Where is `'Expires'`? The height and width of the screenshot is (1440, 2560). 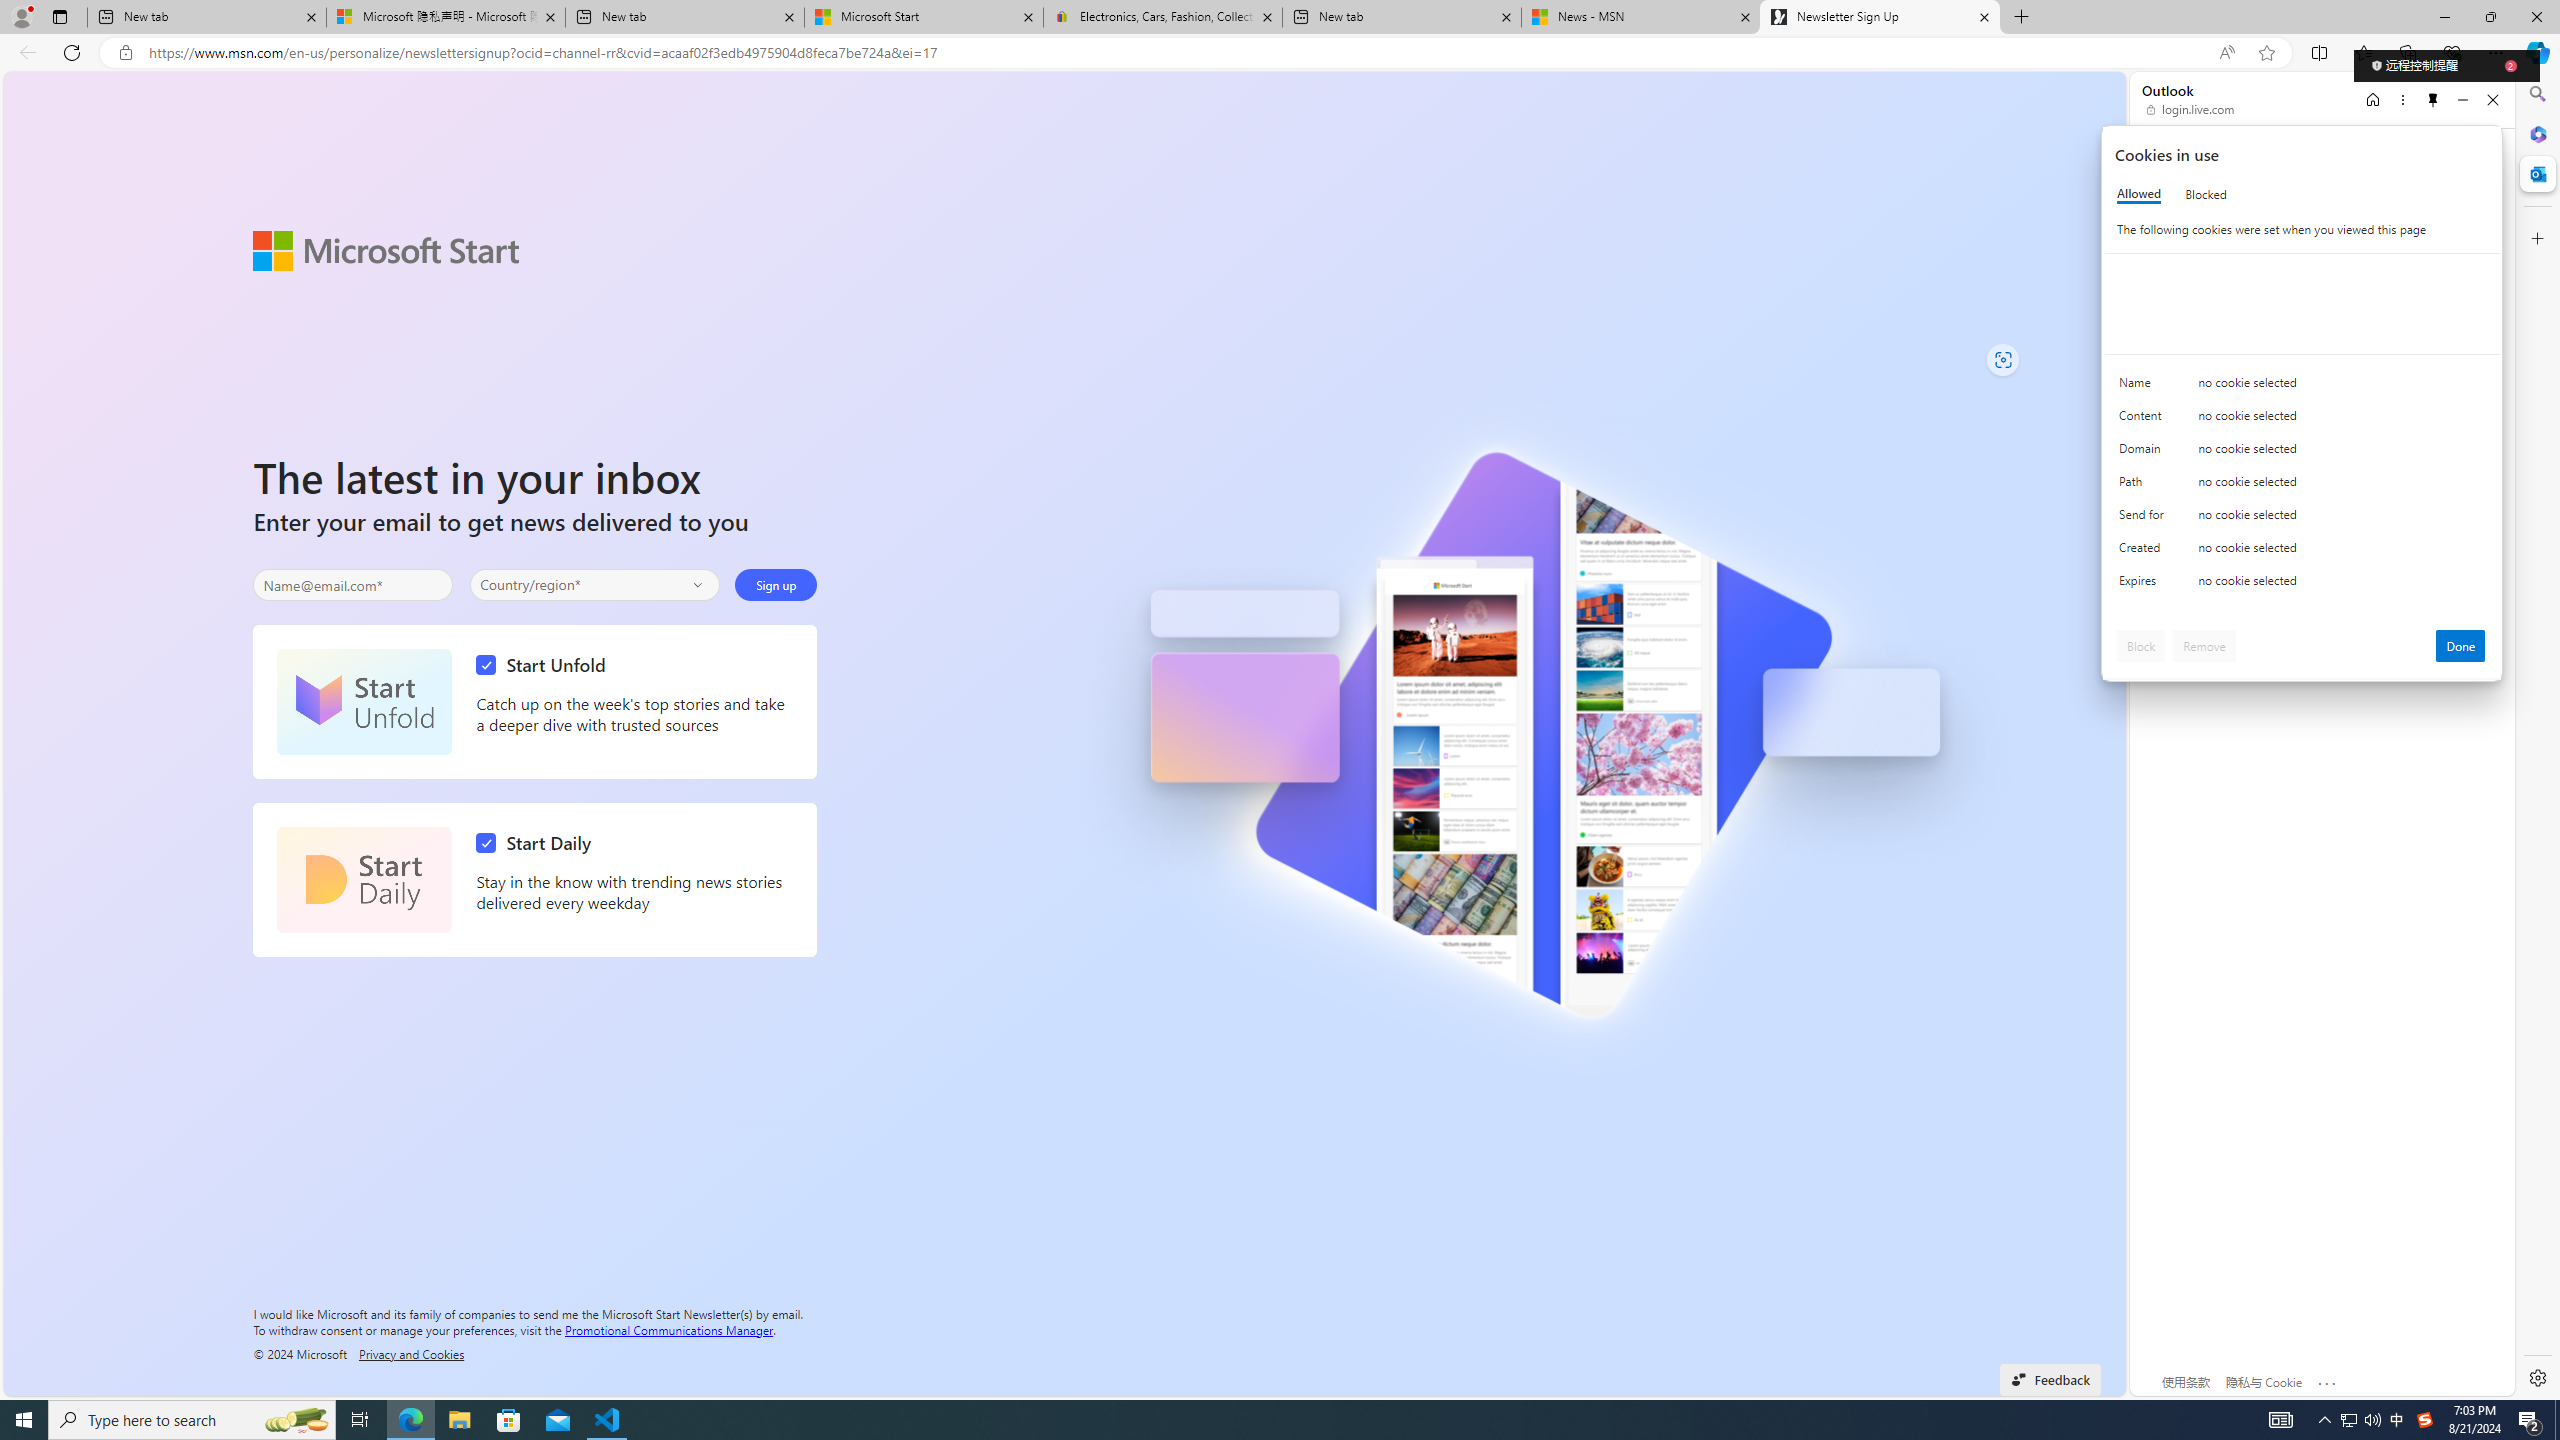 'Expires' is located at coordinates (2144, 585).